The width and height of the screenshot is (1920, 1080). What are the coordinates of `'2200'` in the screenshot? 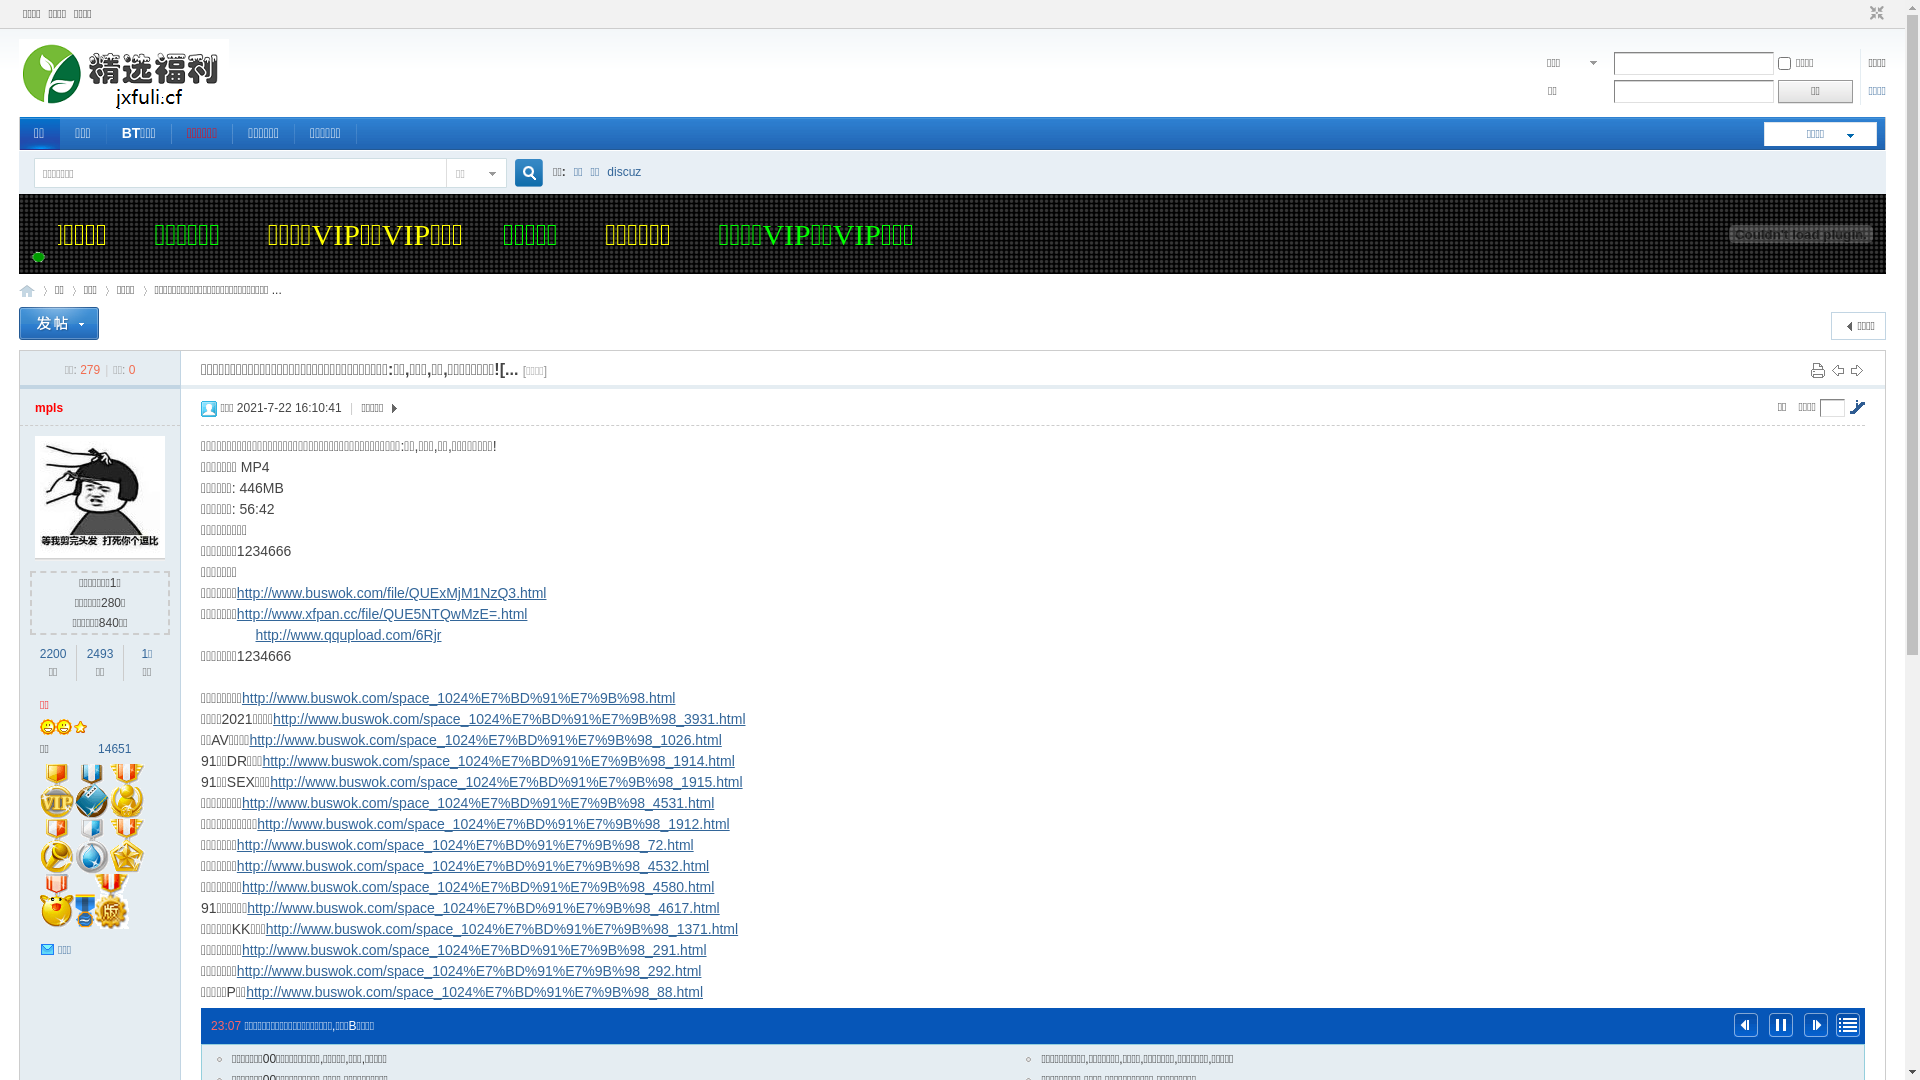 It's located at (53, 654).